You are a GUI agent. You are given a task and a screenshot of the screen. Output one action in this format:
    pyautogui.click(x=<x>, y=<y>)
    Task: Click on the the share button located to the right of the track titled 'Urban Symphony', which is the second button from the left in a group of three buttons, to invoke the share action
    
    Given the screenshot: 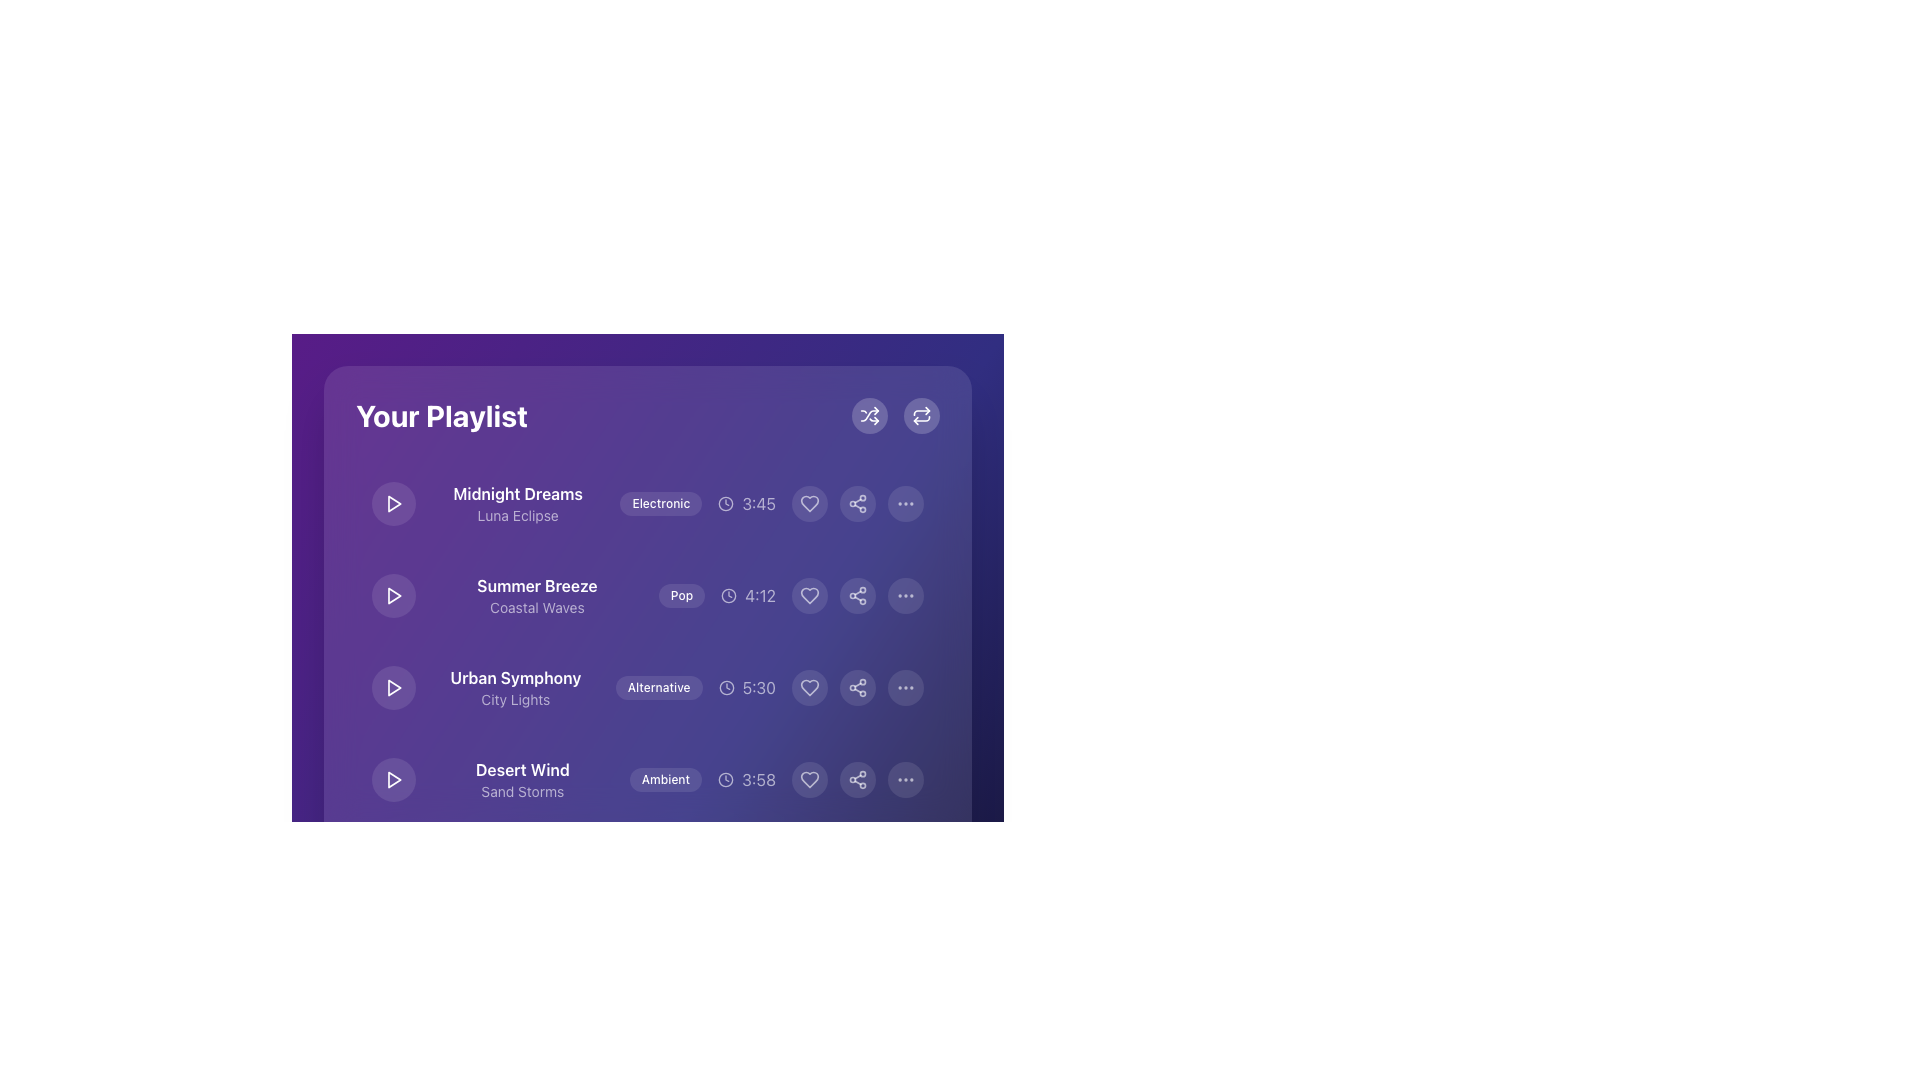 What is the action you would take?
    pyautogui.click(x=858, y=686)
    